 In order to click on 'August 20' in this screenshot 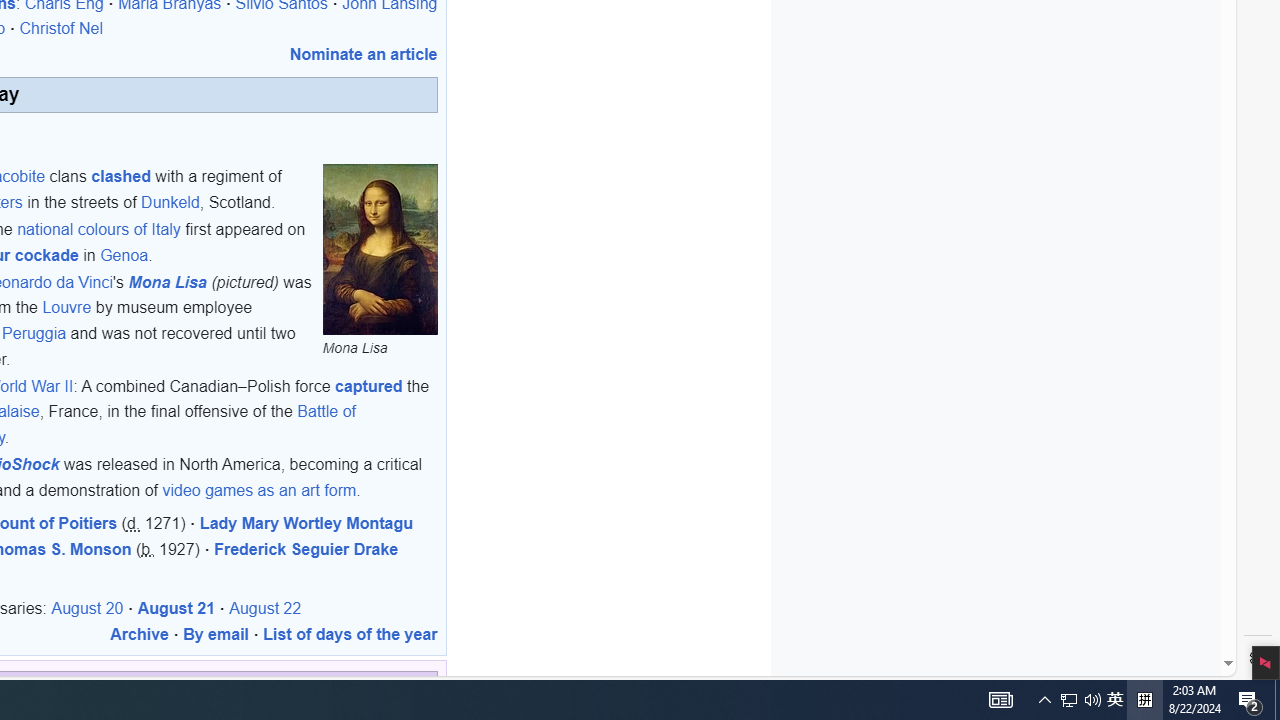, I will do `click(86, 607)`.